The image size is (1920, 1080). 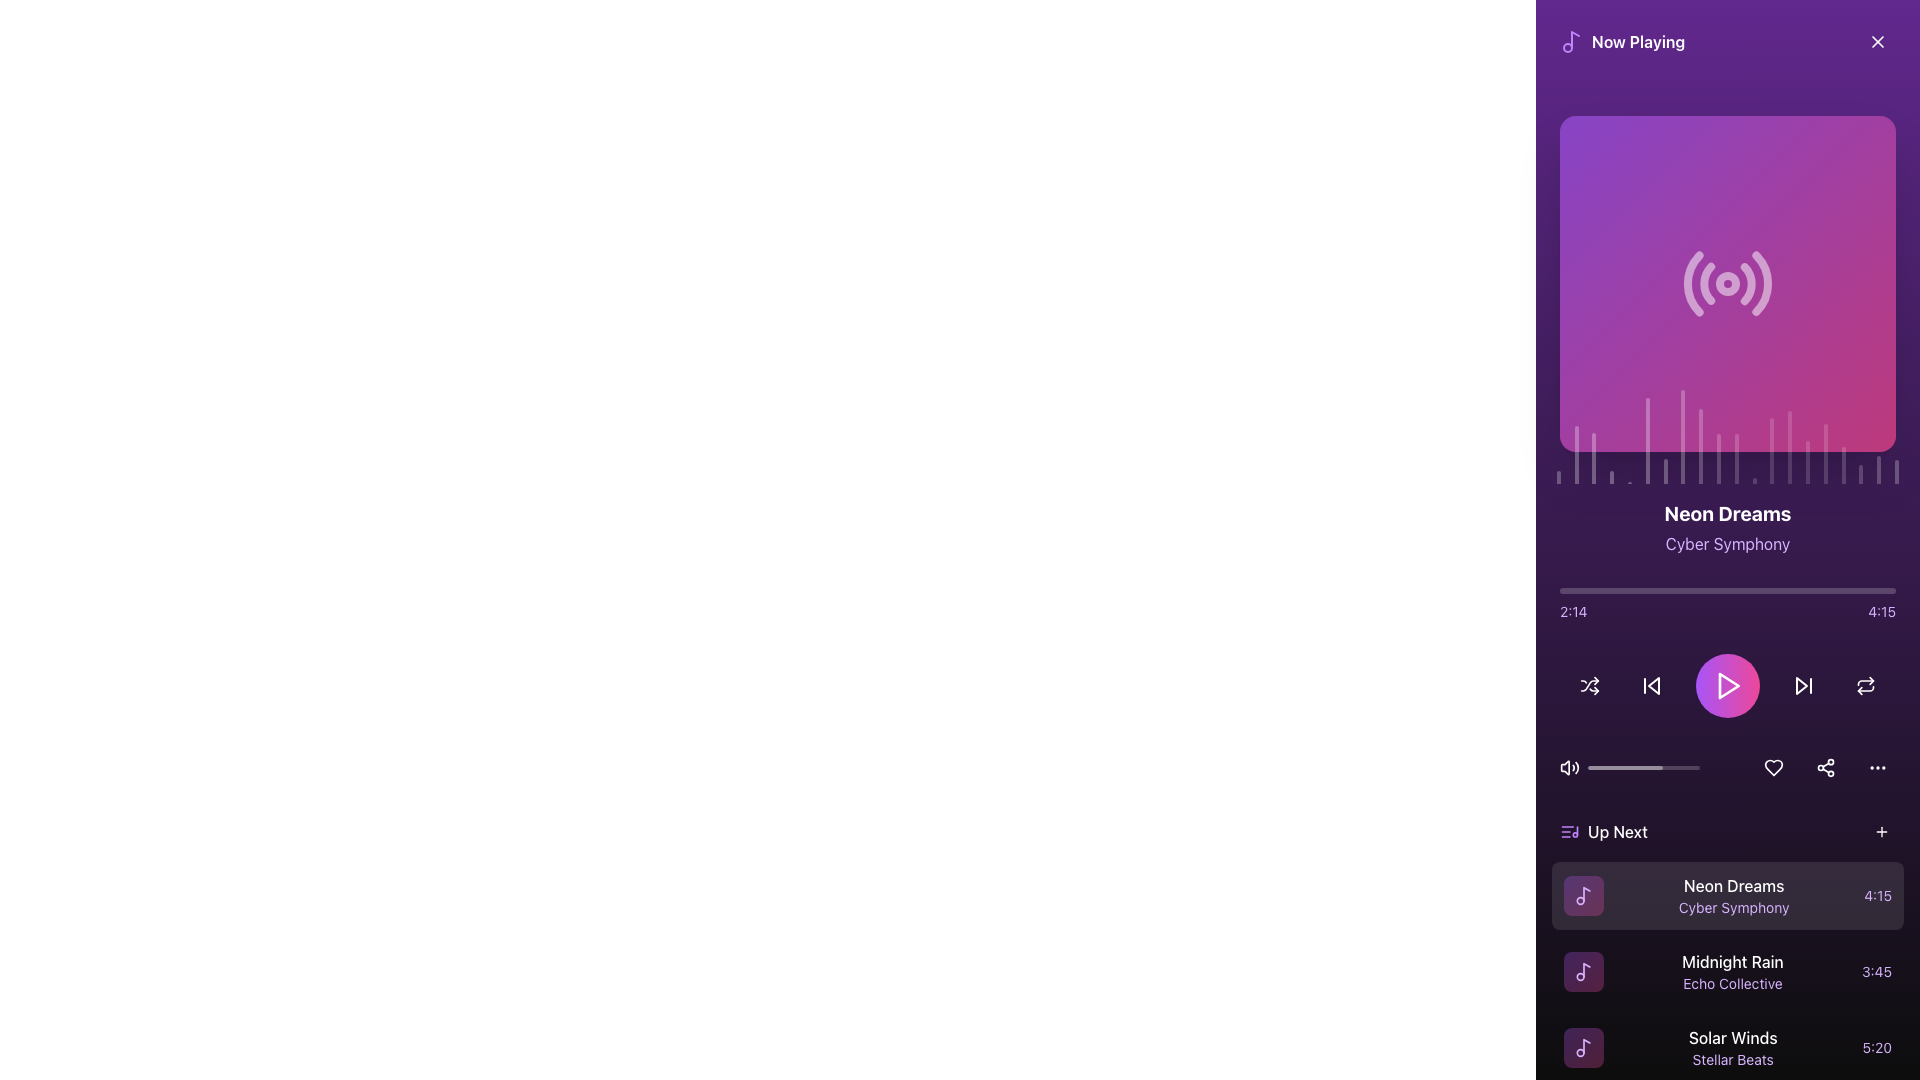 What do you see at coordinates (1825, 766) in the screenshot?
I see `the sharing or connecting button located beneath the progress bar and to the right of the heart icon` at bounding box center [1825, 766].